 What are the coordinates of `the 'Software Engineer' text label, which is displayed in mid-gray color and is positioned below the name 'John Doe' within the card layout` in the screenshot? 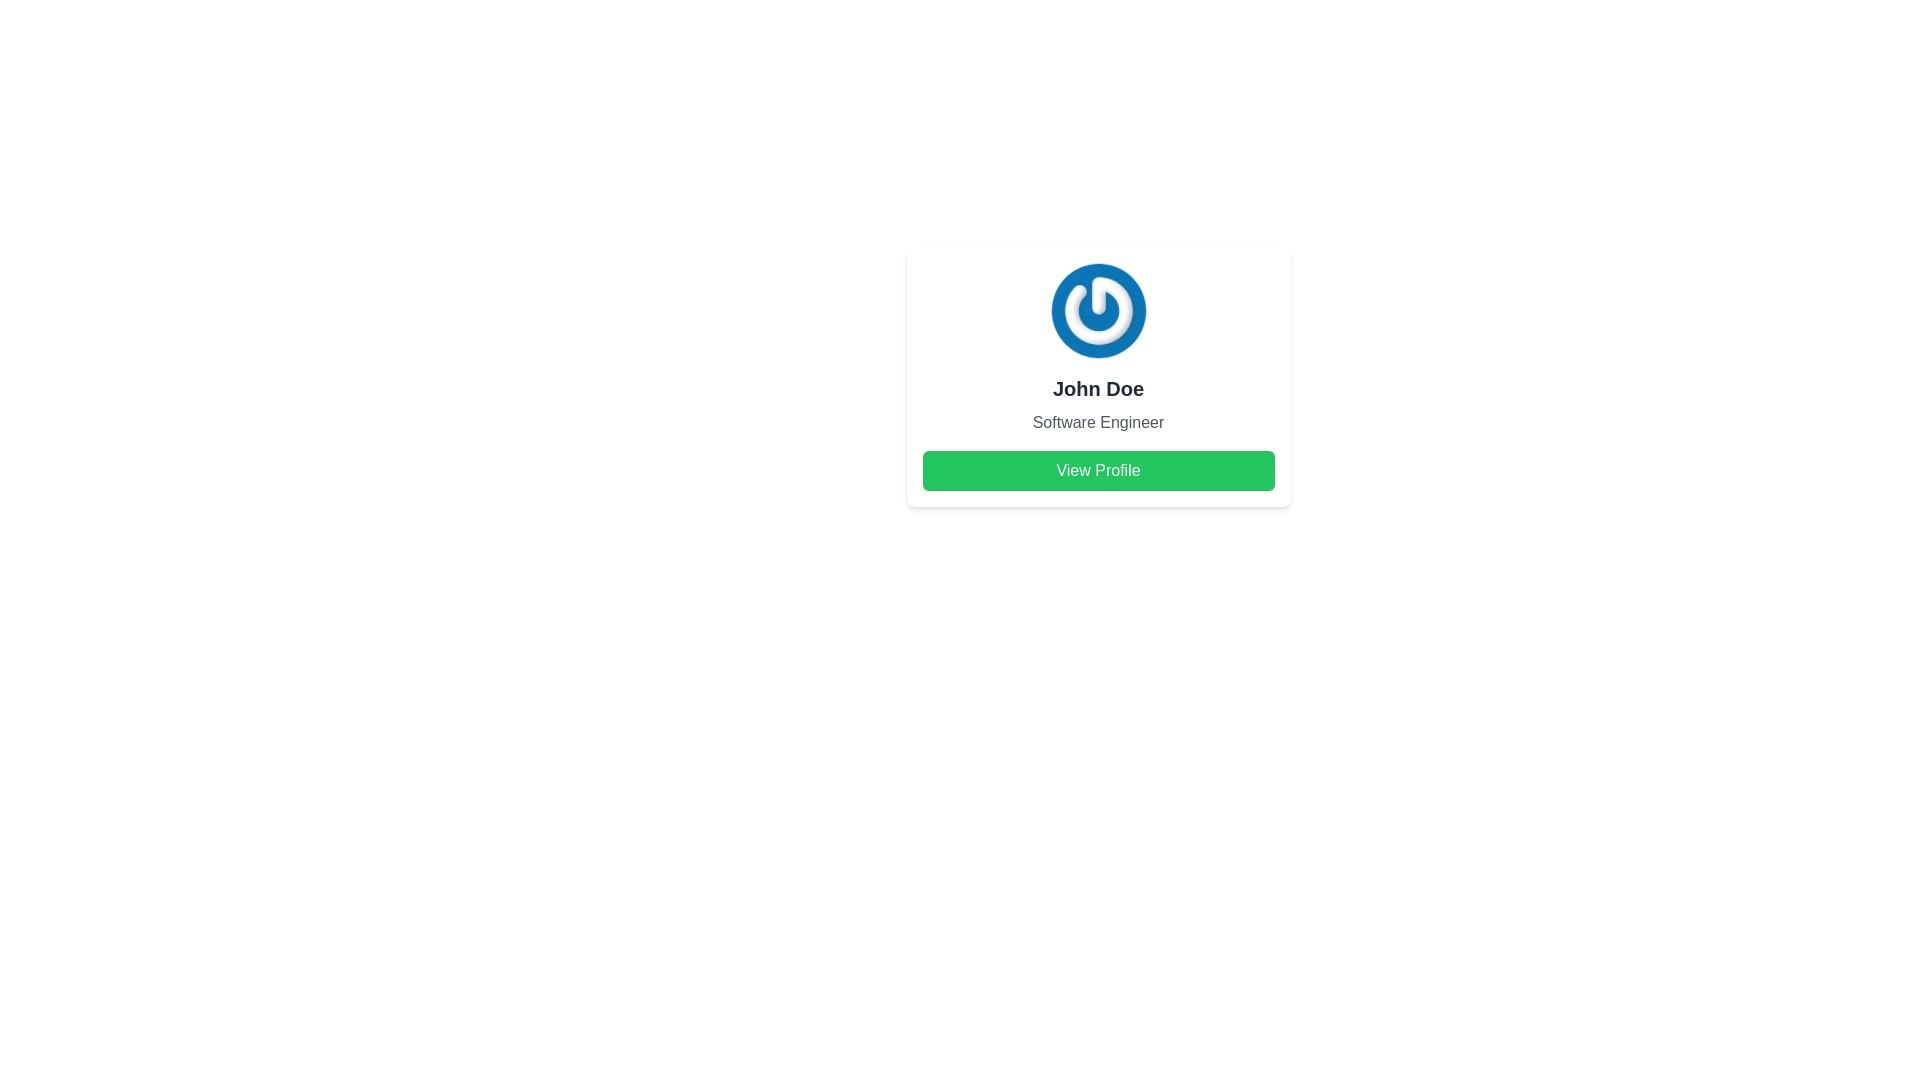 It's located at (1097, 422).